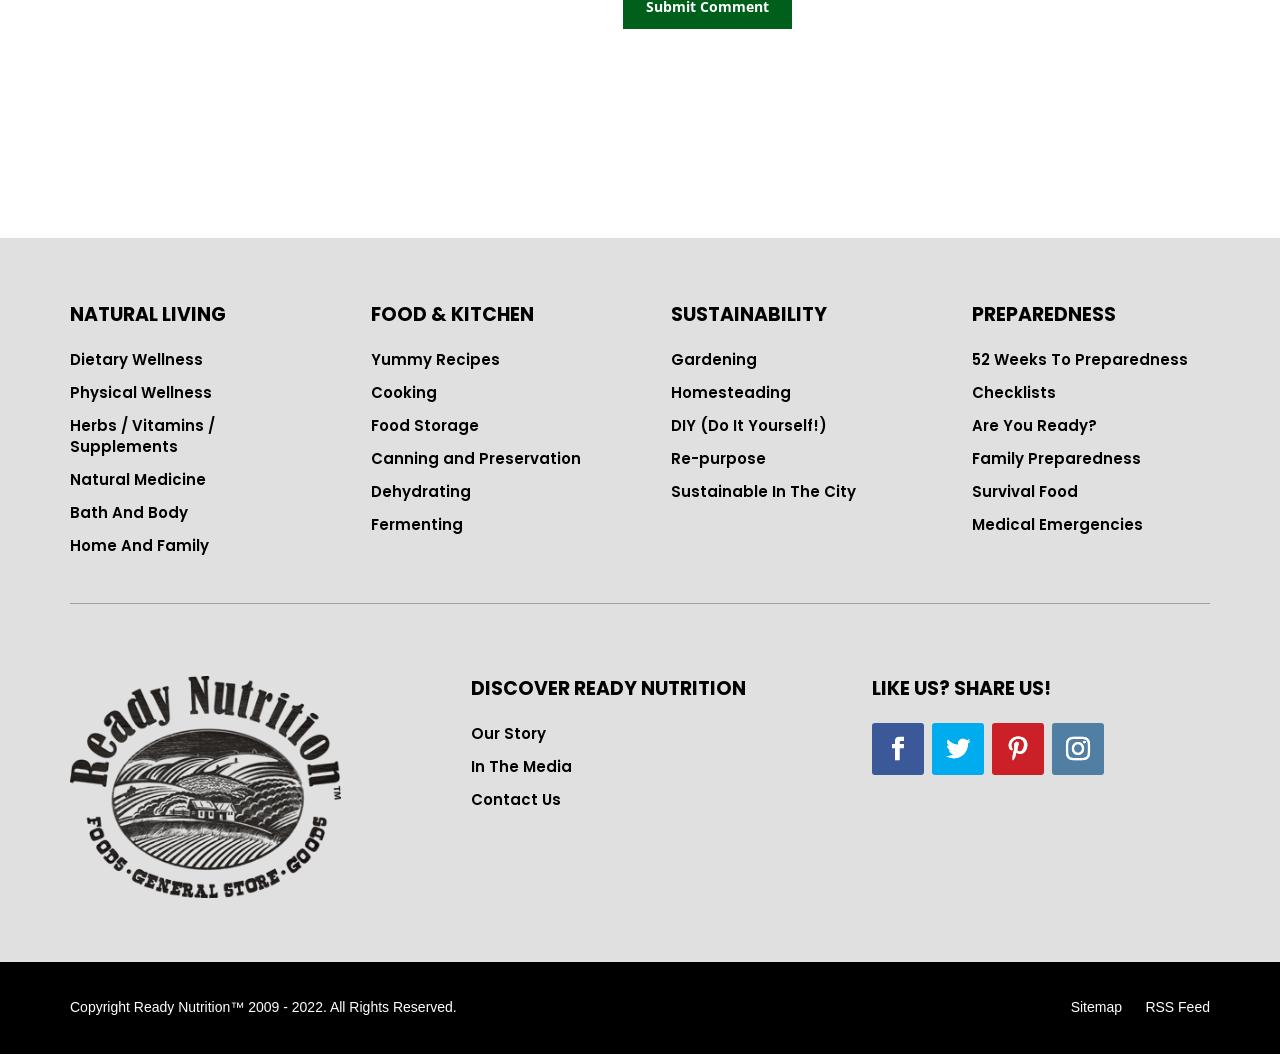  I want to click on 'PREPAREDNESS', so click(1041, 314).